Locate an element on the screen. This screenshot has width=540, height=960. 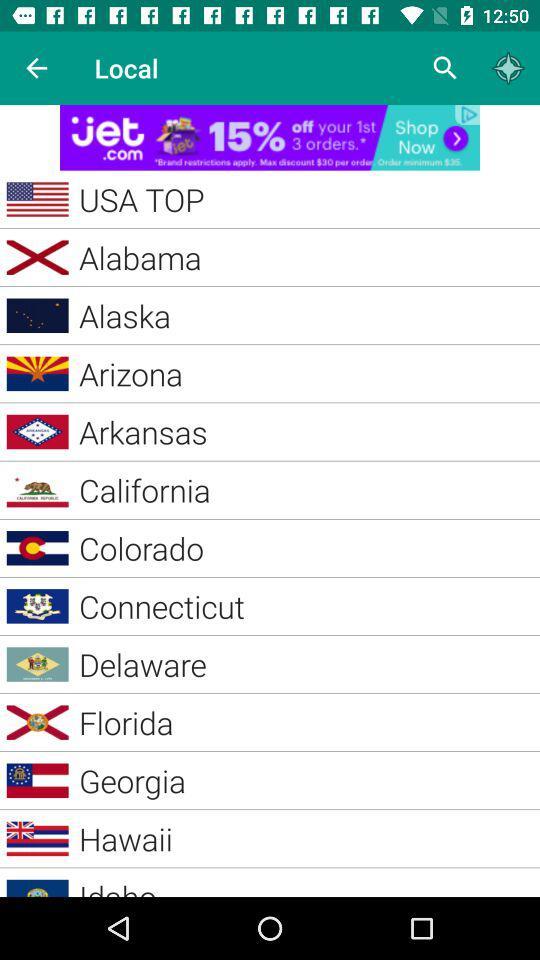
offer advertisement is located at coordinates (270, 136).